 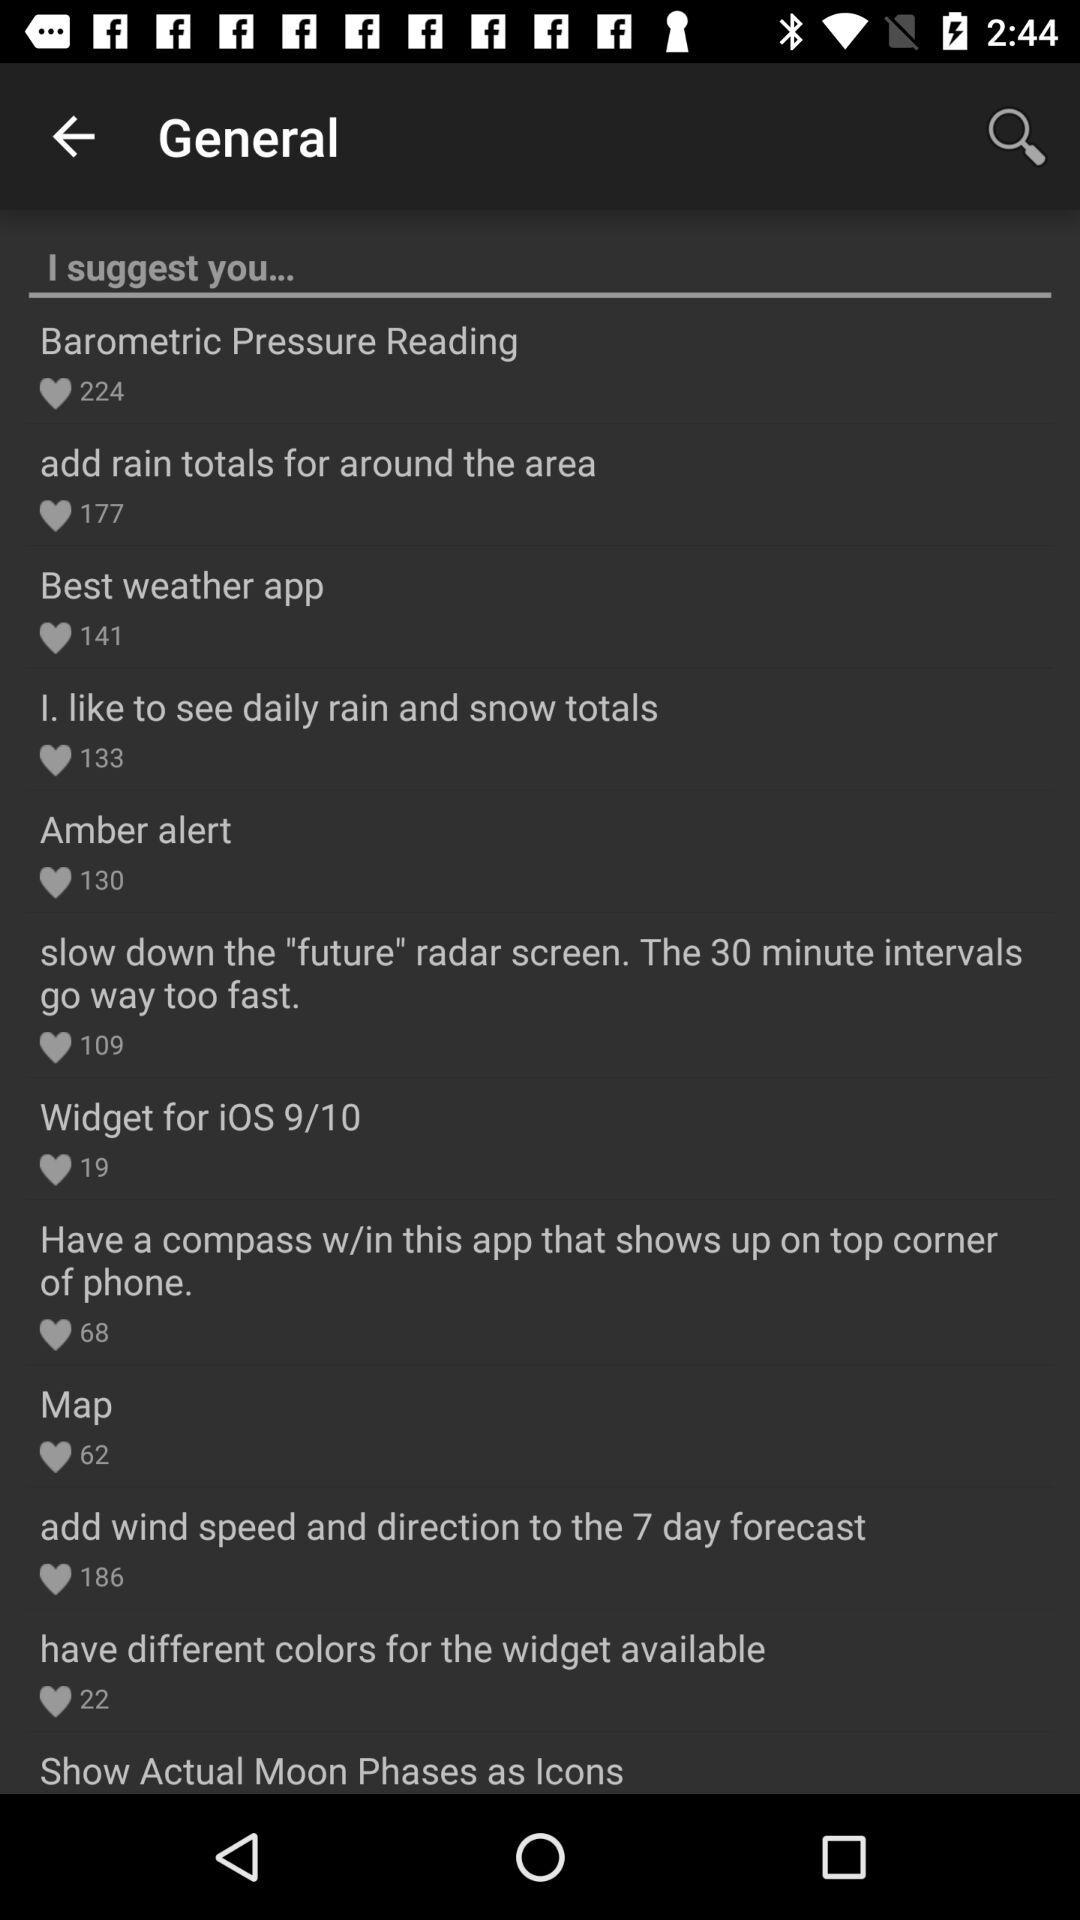 I want to click on item above the 130 icon, so click(x=135, y=828).